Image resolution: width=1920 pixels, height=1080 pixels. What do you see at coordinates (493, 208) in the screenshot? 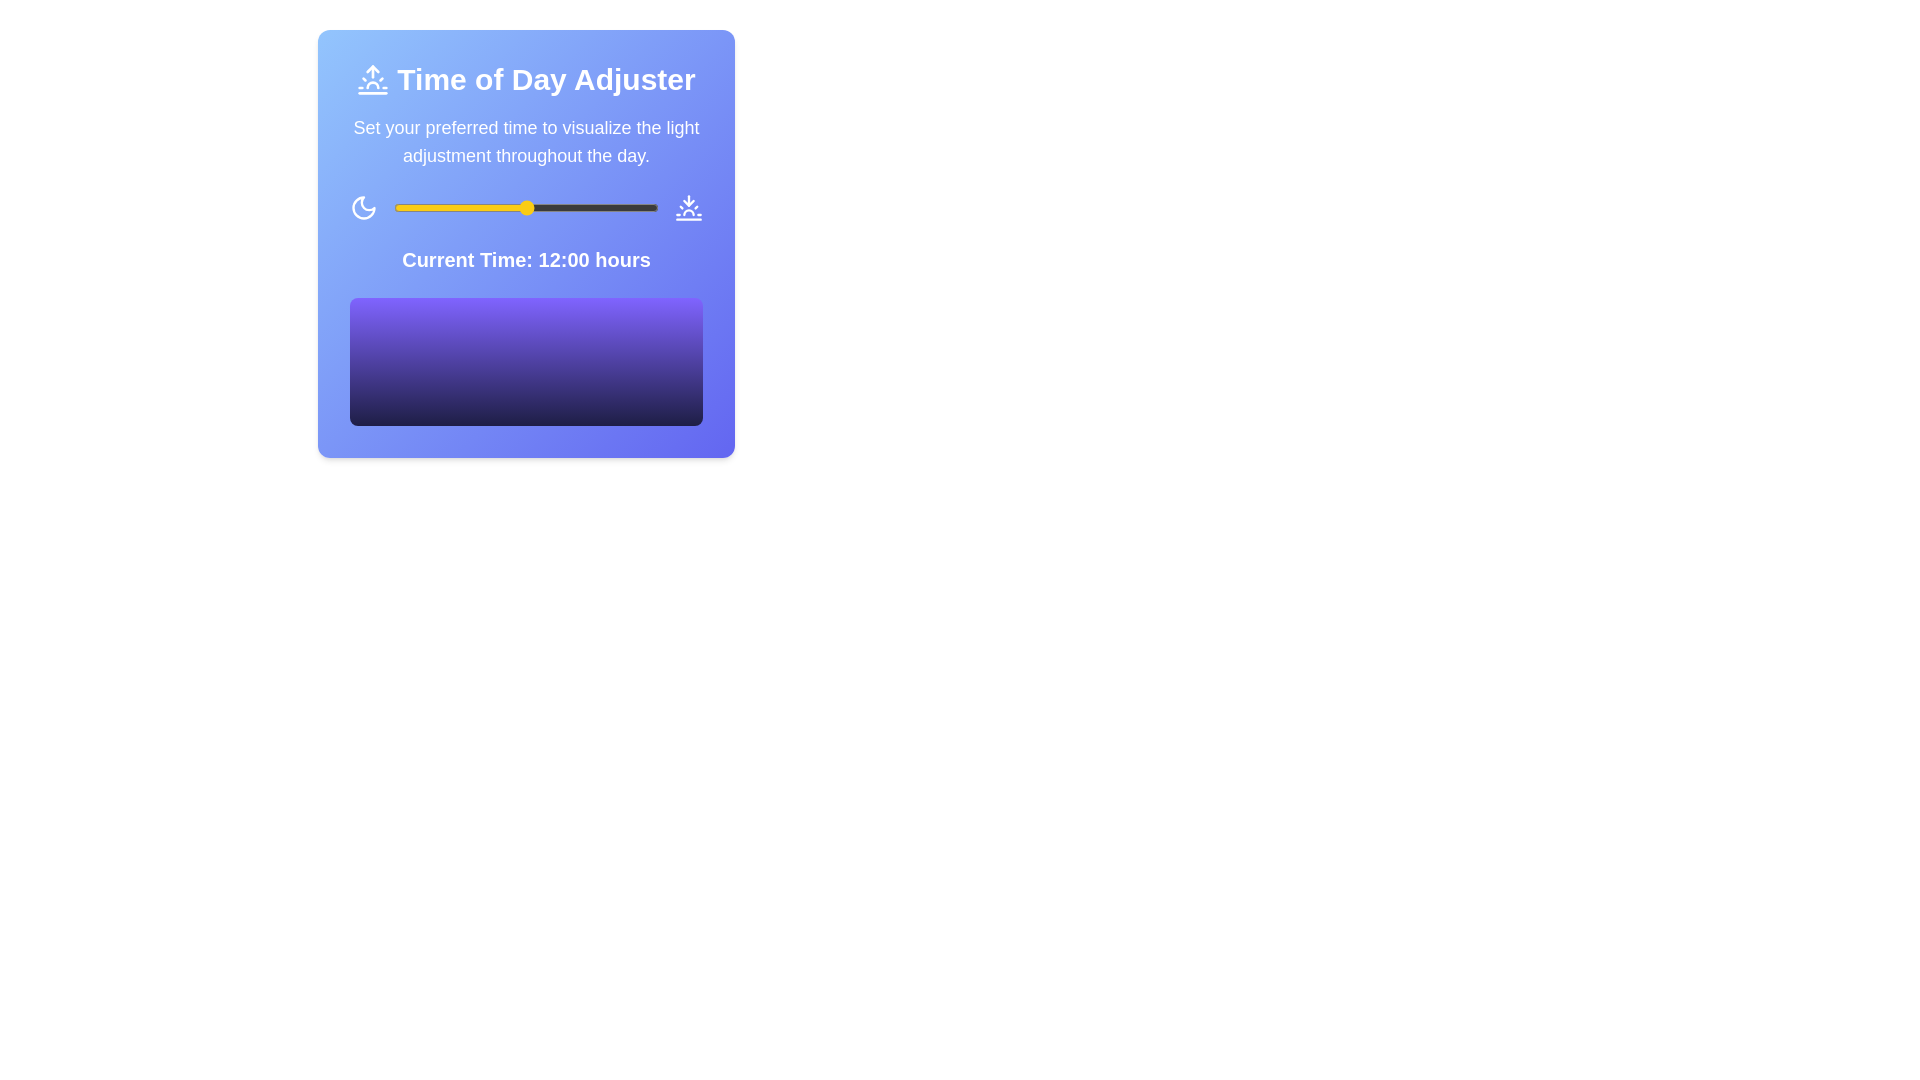
I see `the time slider to set the time to 9 hours` at bounding box center [493, 208].